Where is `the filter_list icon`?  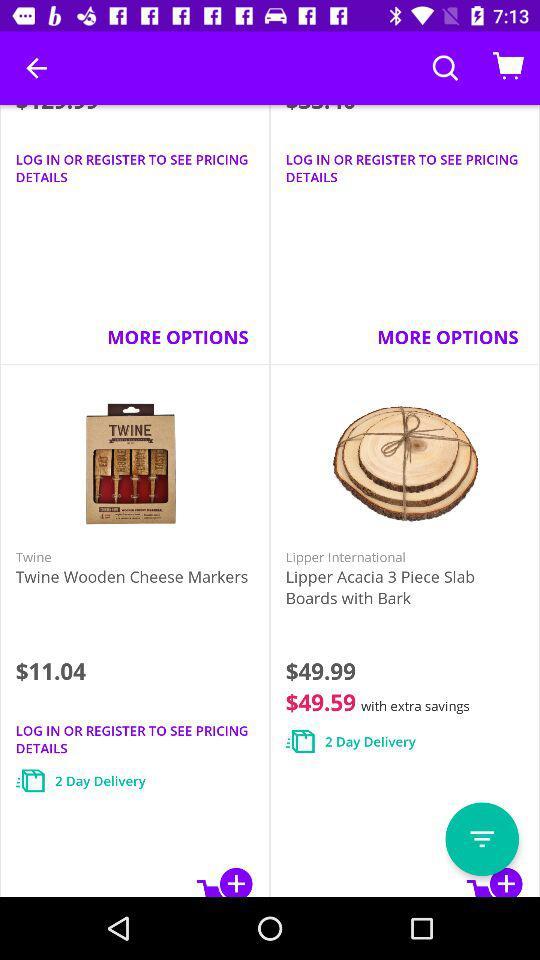
the filter_list icon is located at coordinates (481, 839).